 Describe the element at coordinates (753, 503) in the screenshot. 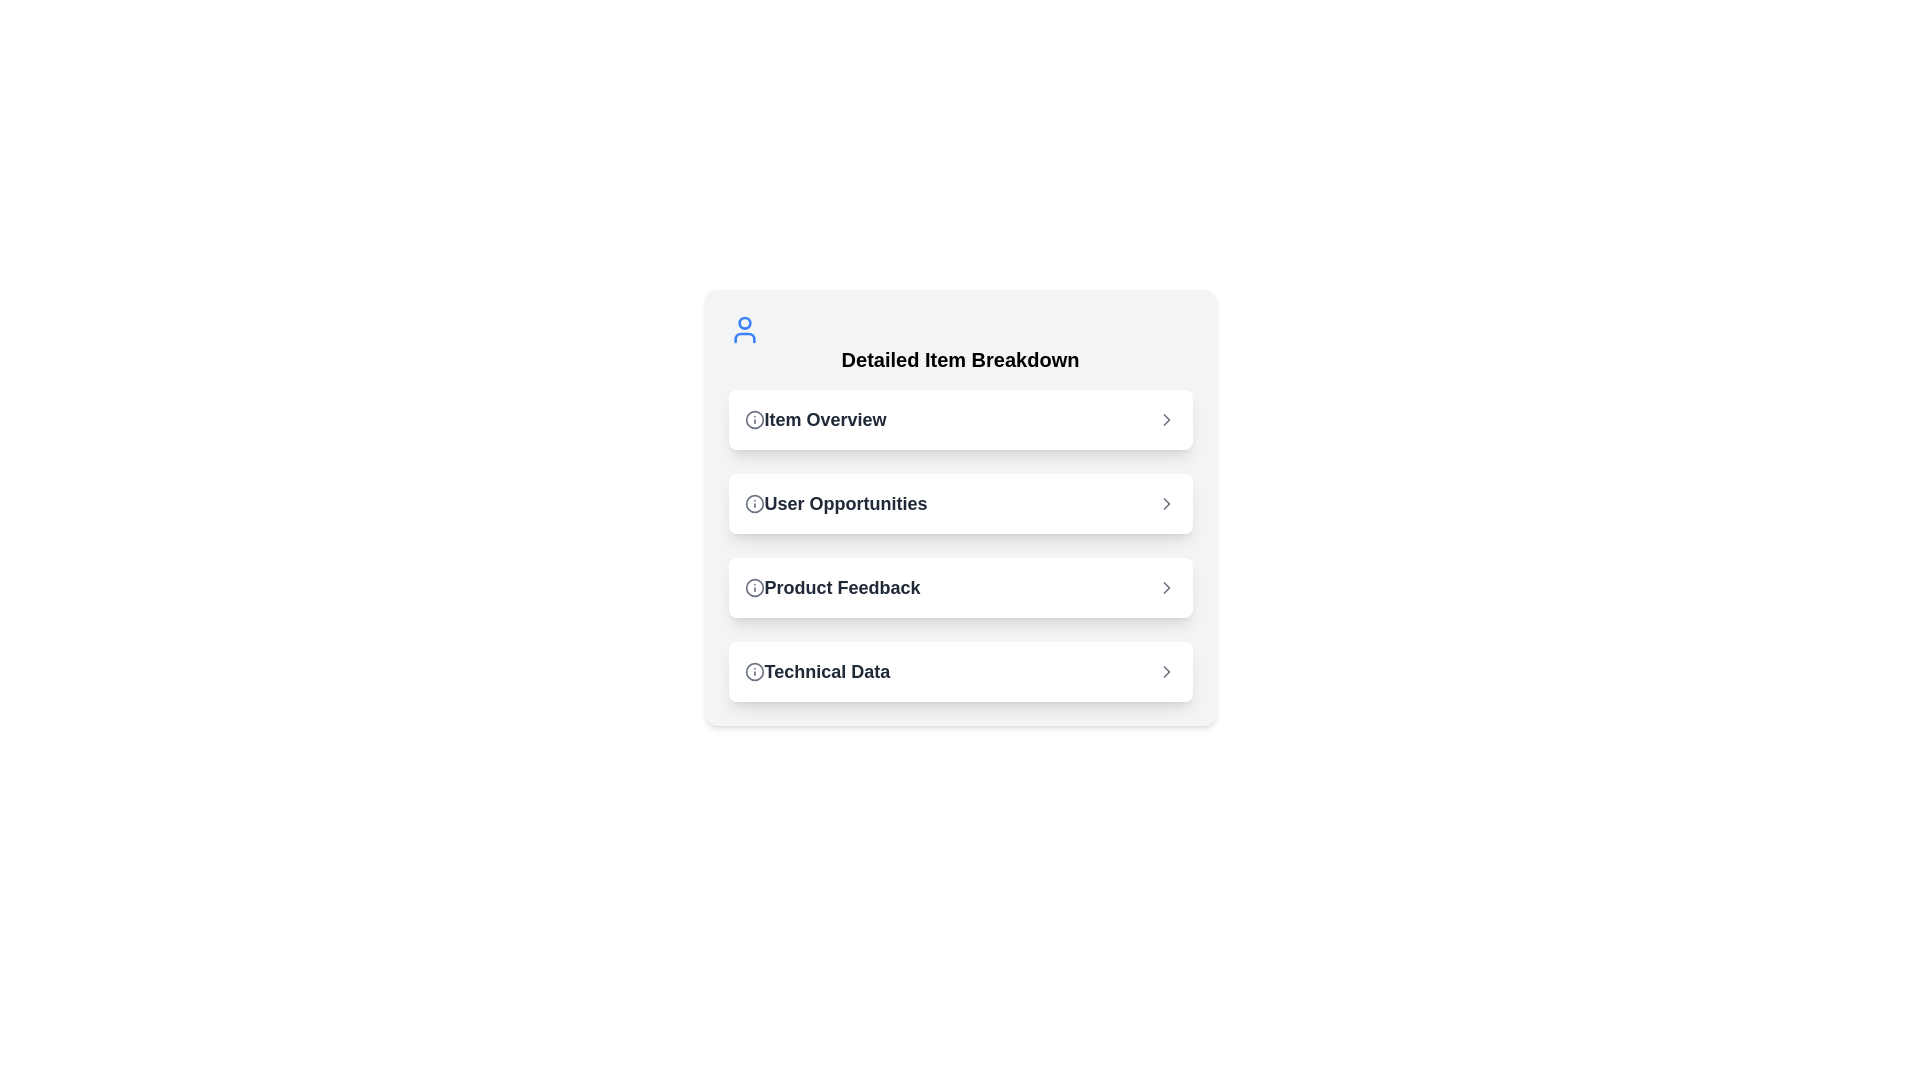

I see `the Informational icon located to the left of the 'User Opportunities' text in the 'Detailed Item Breakdown' menu` at that location.